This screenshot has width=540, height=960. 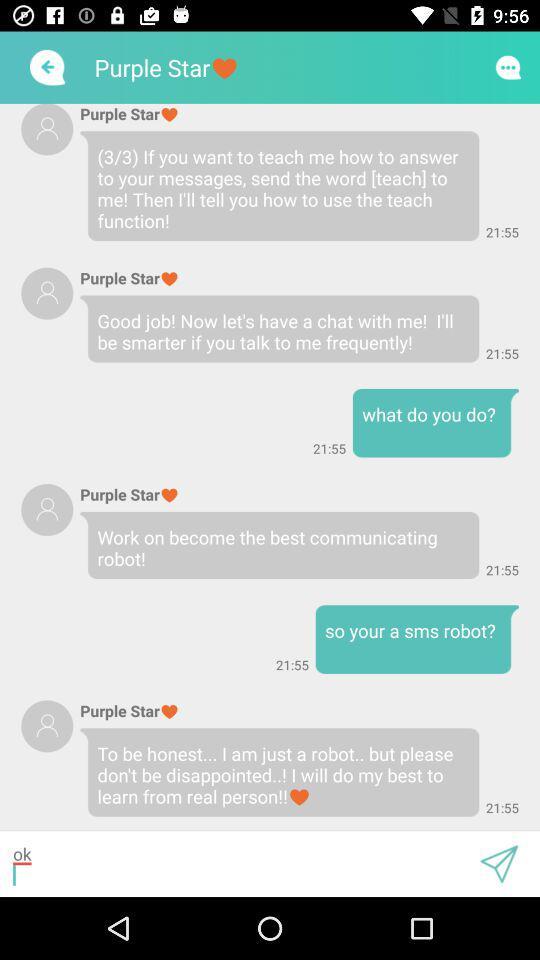 I want to click on profile icon, so click(x=47, y=292).